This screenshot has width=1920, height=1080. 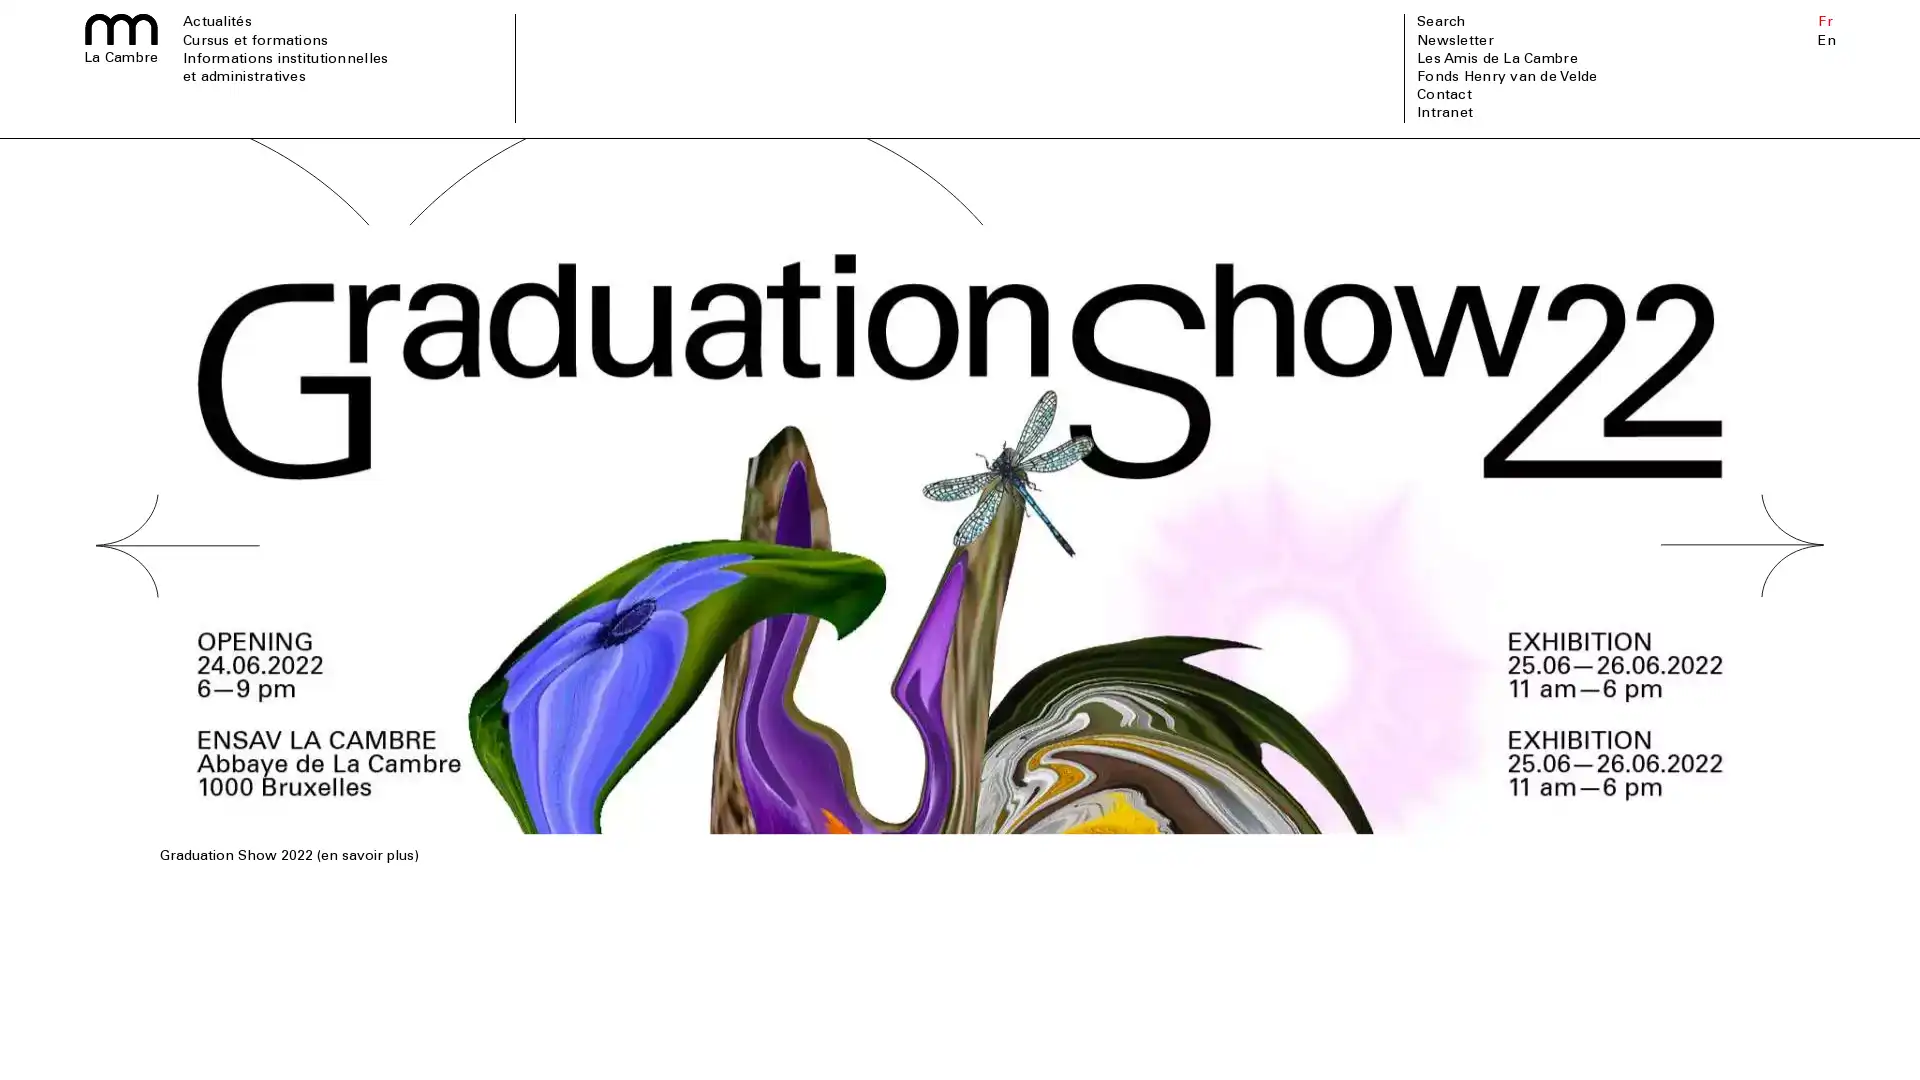 What do you see at coordinates (177, 608) in the screenshot?
I see `Previous` at bounding box center [177, 608].